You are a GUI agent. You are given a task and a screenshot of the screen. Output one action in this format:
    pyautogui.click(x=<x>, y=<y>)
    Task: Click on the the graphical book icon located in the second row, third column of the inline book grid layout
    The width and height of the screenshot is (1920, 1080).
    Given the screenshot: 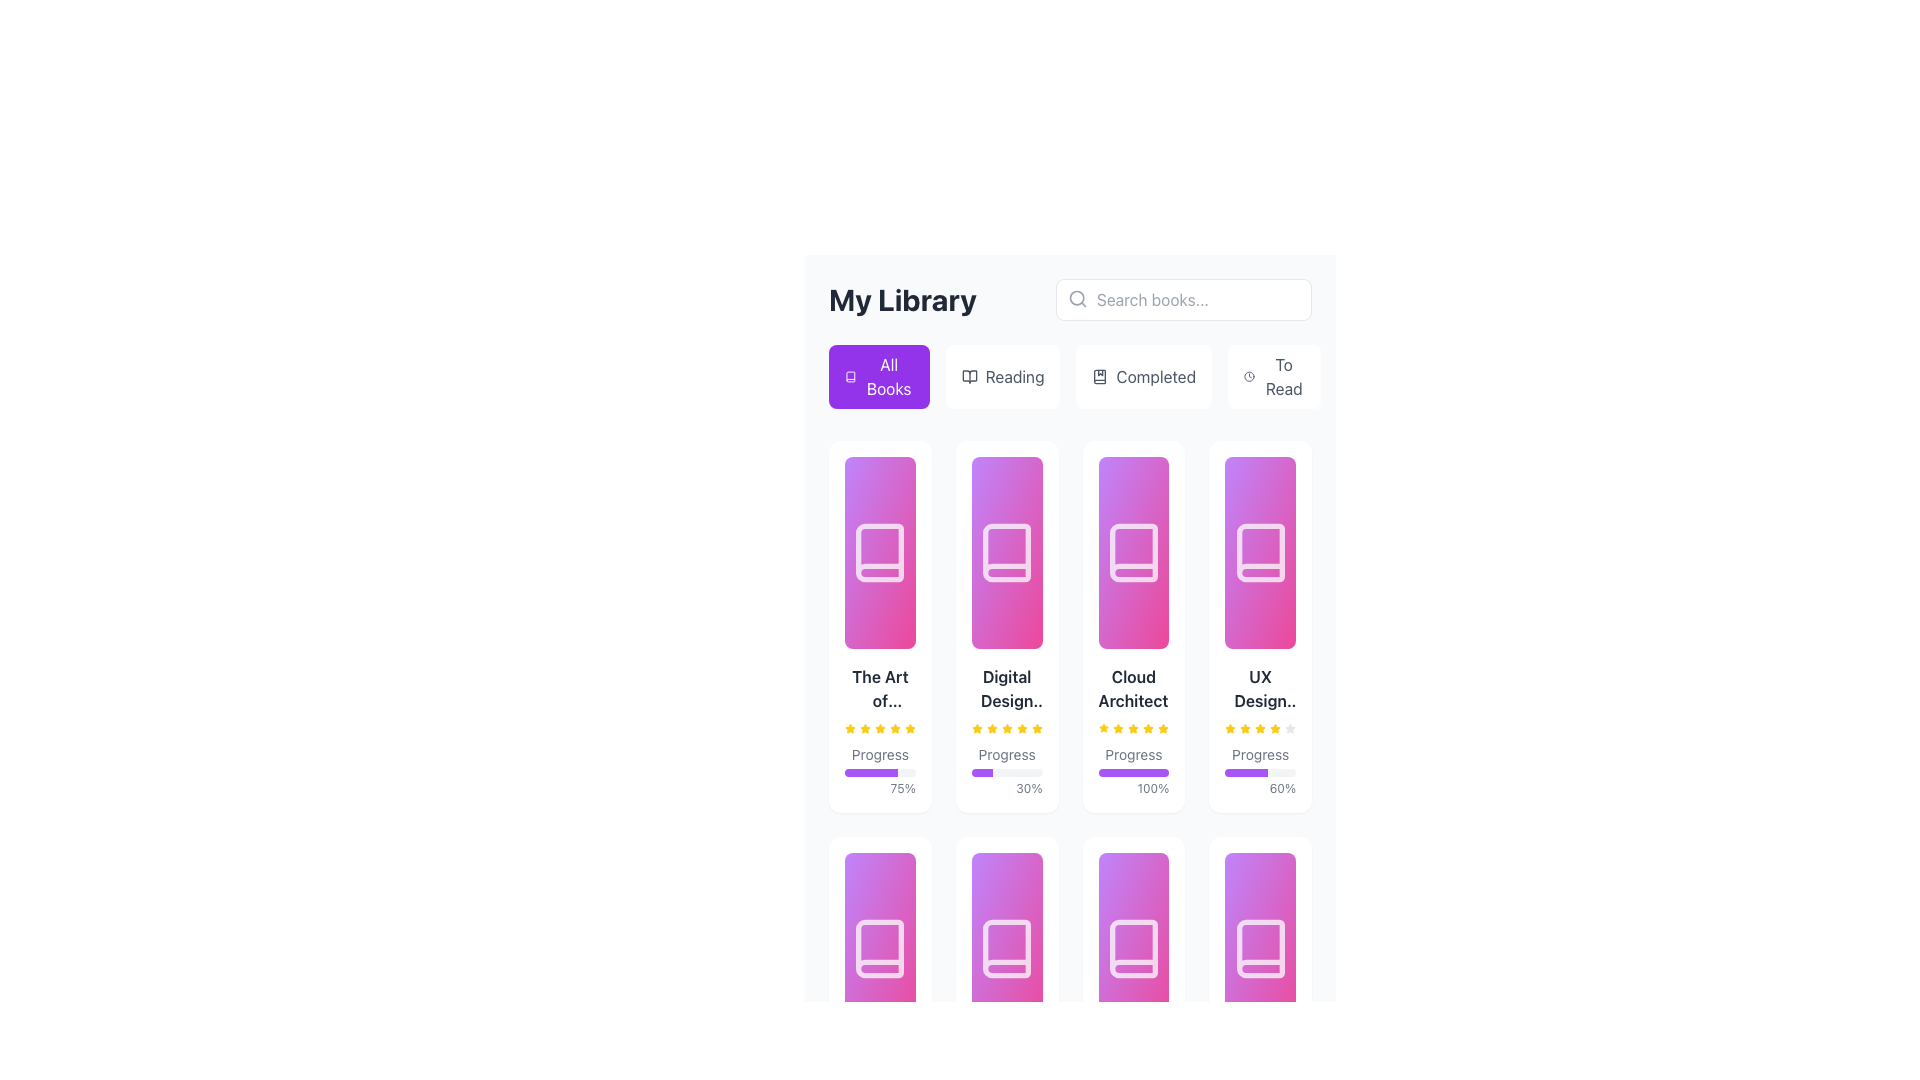 What is the action you would take?
    pyautogui.click(x=1133, y=947)
    